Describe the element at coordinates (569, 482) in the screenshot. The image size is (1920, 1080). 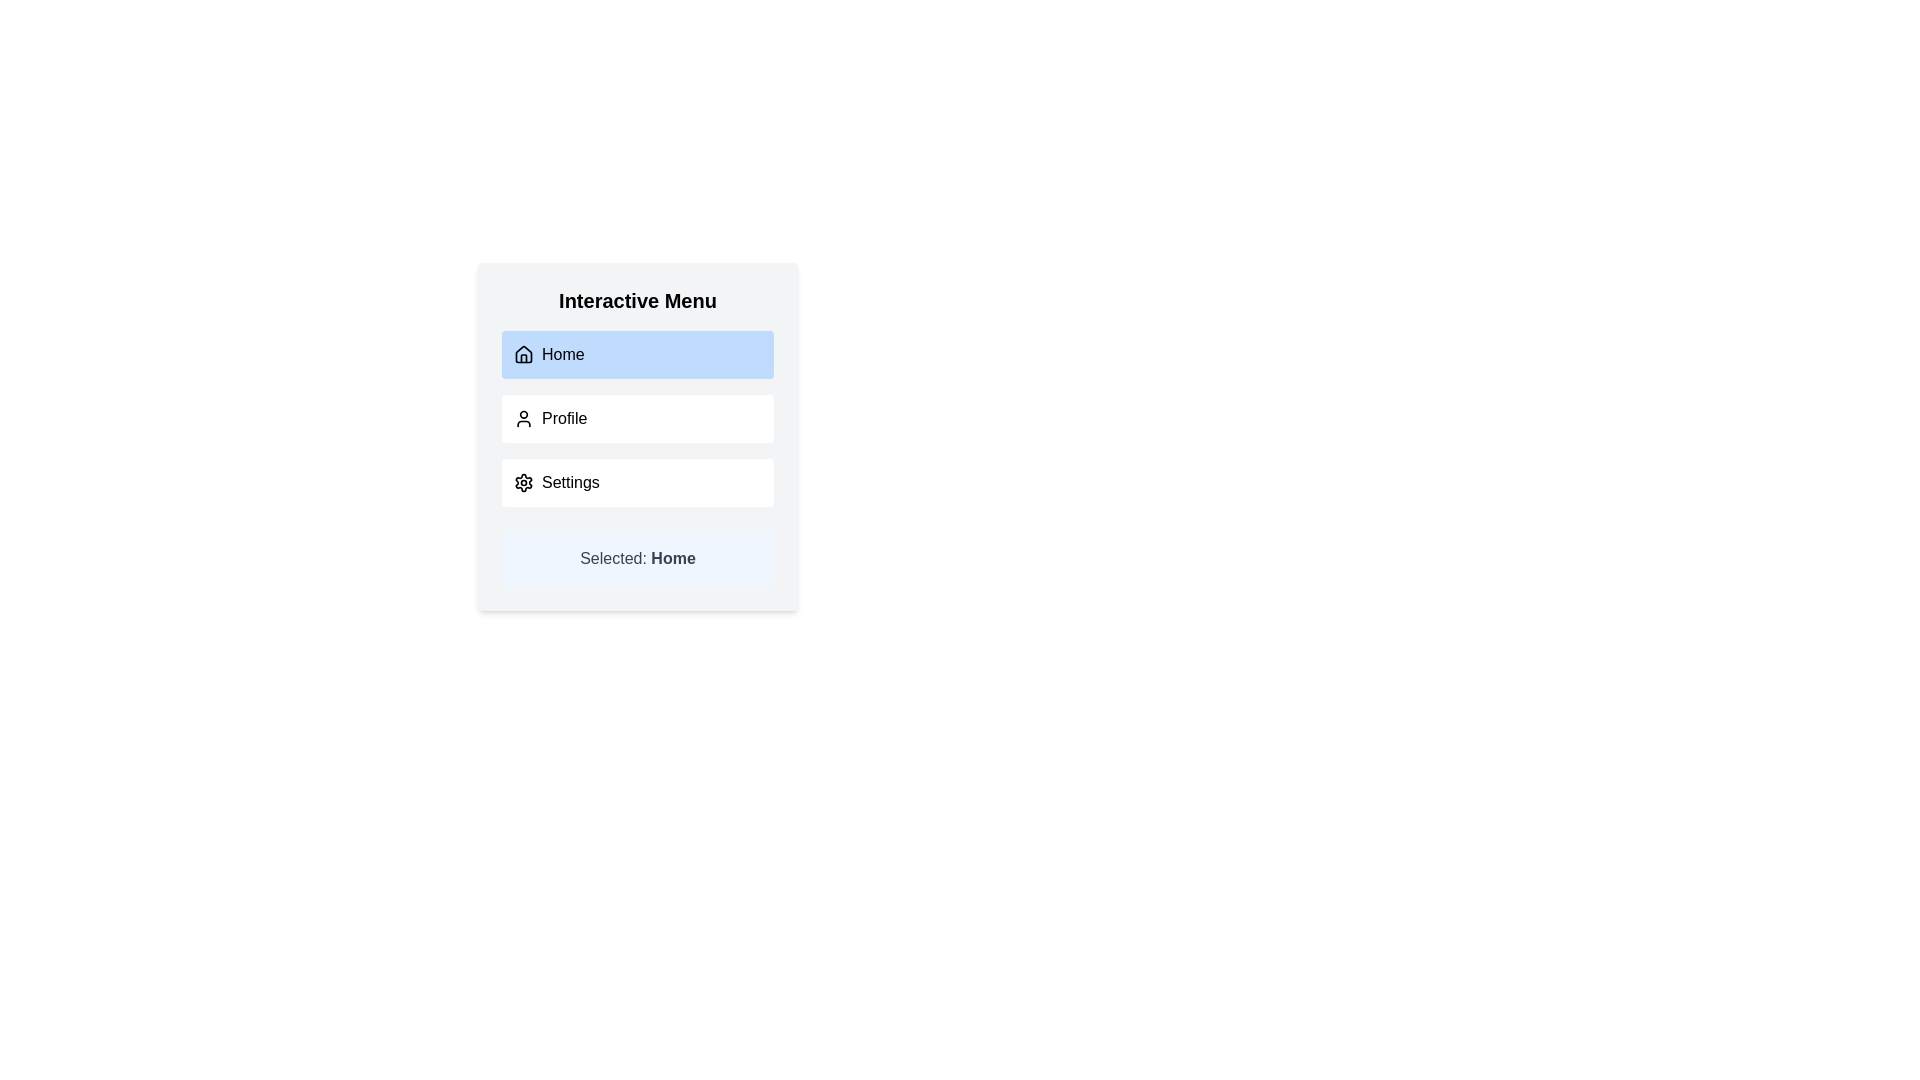
I see `the 'Settings' text label, styled in a sans-serif font, located adjacent to a gear icon` at that location.